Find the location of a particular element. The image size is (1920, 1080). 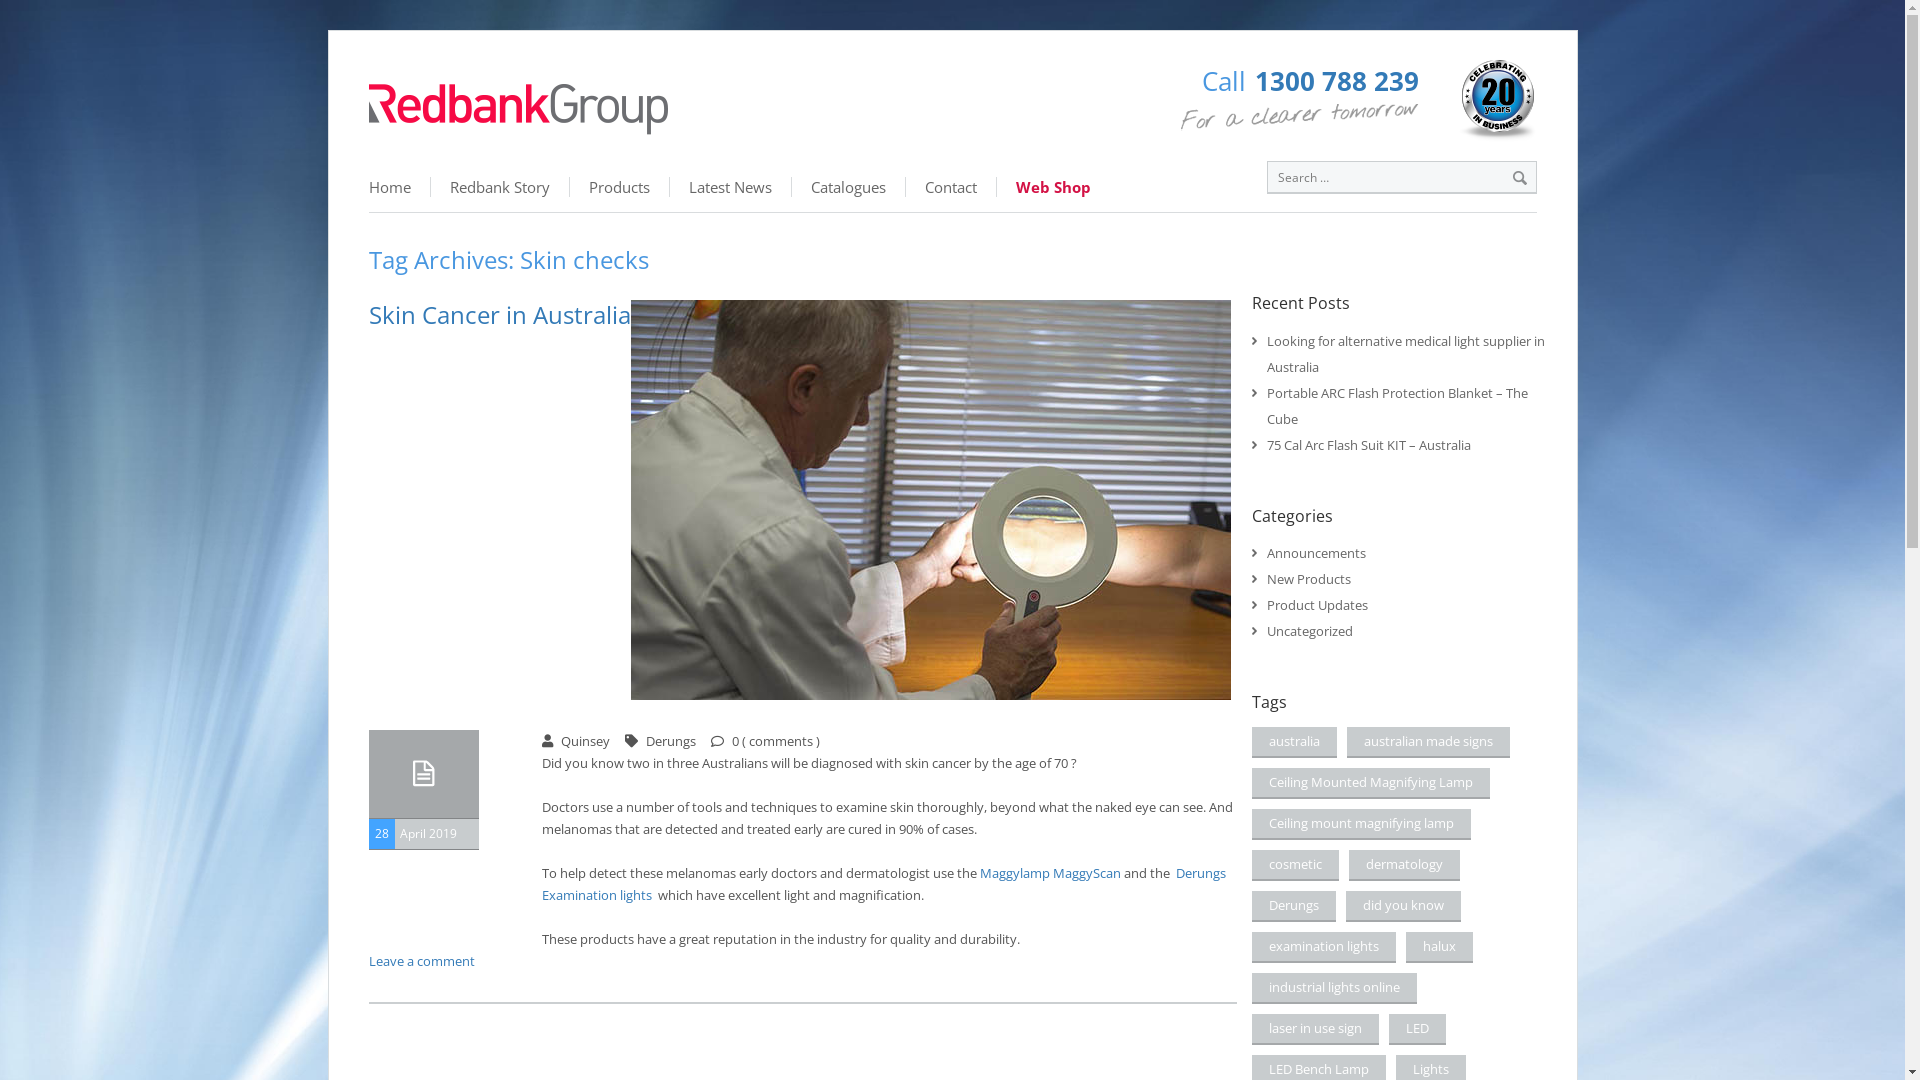

'LED' is located at coordinates (1387, 1029).